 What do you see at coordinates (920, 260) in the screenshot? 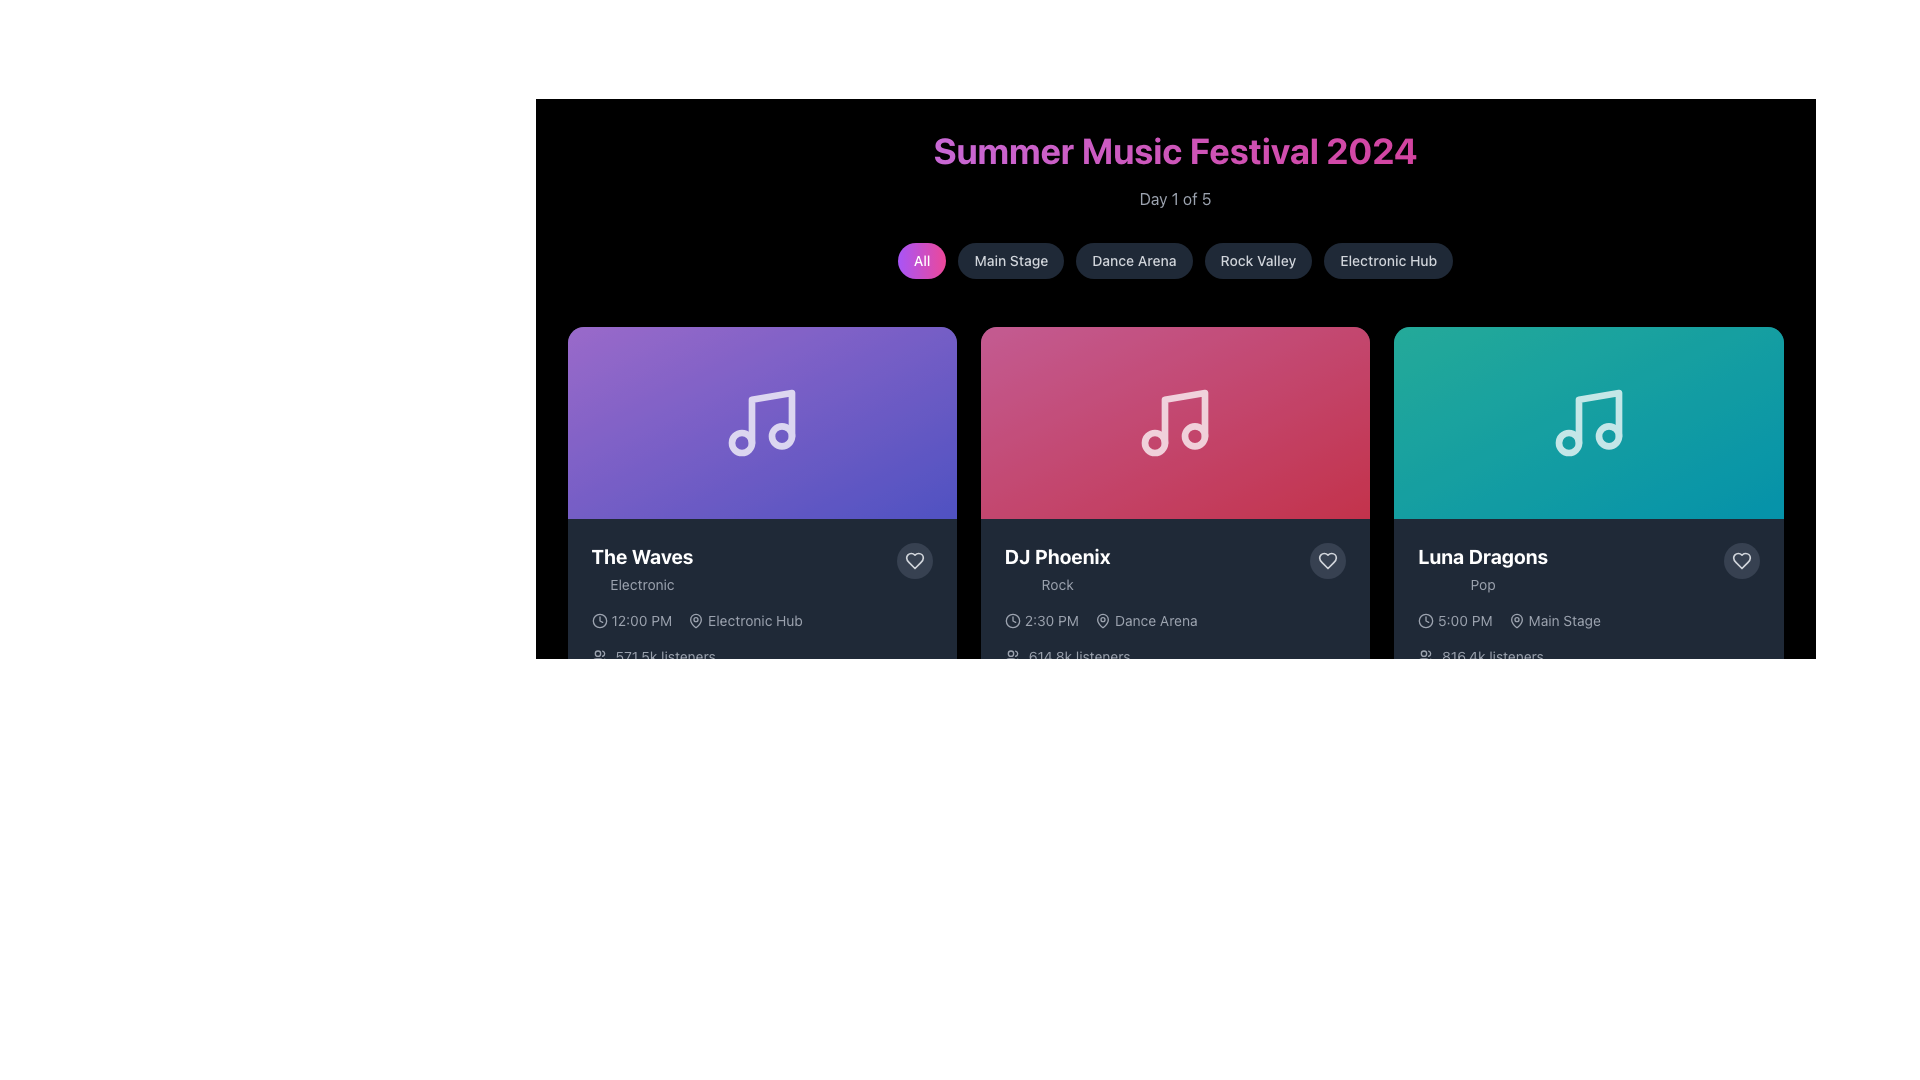
I see `the filter button labeled 'All', which is the first button in a horizontal row of buttons for viewing categories, situated below the 'Summer Music Festival 2024' heading` at bounding box center [920, 260].